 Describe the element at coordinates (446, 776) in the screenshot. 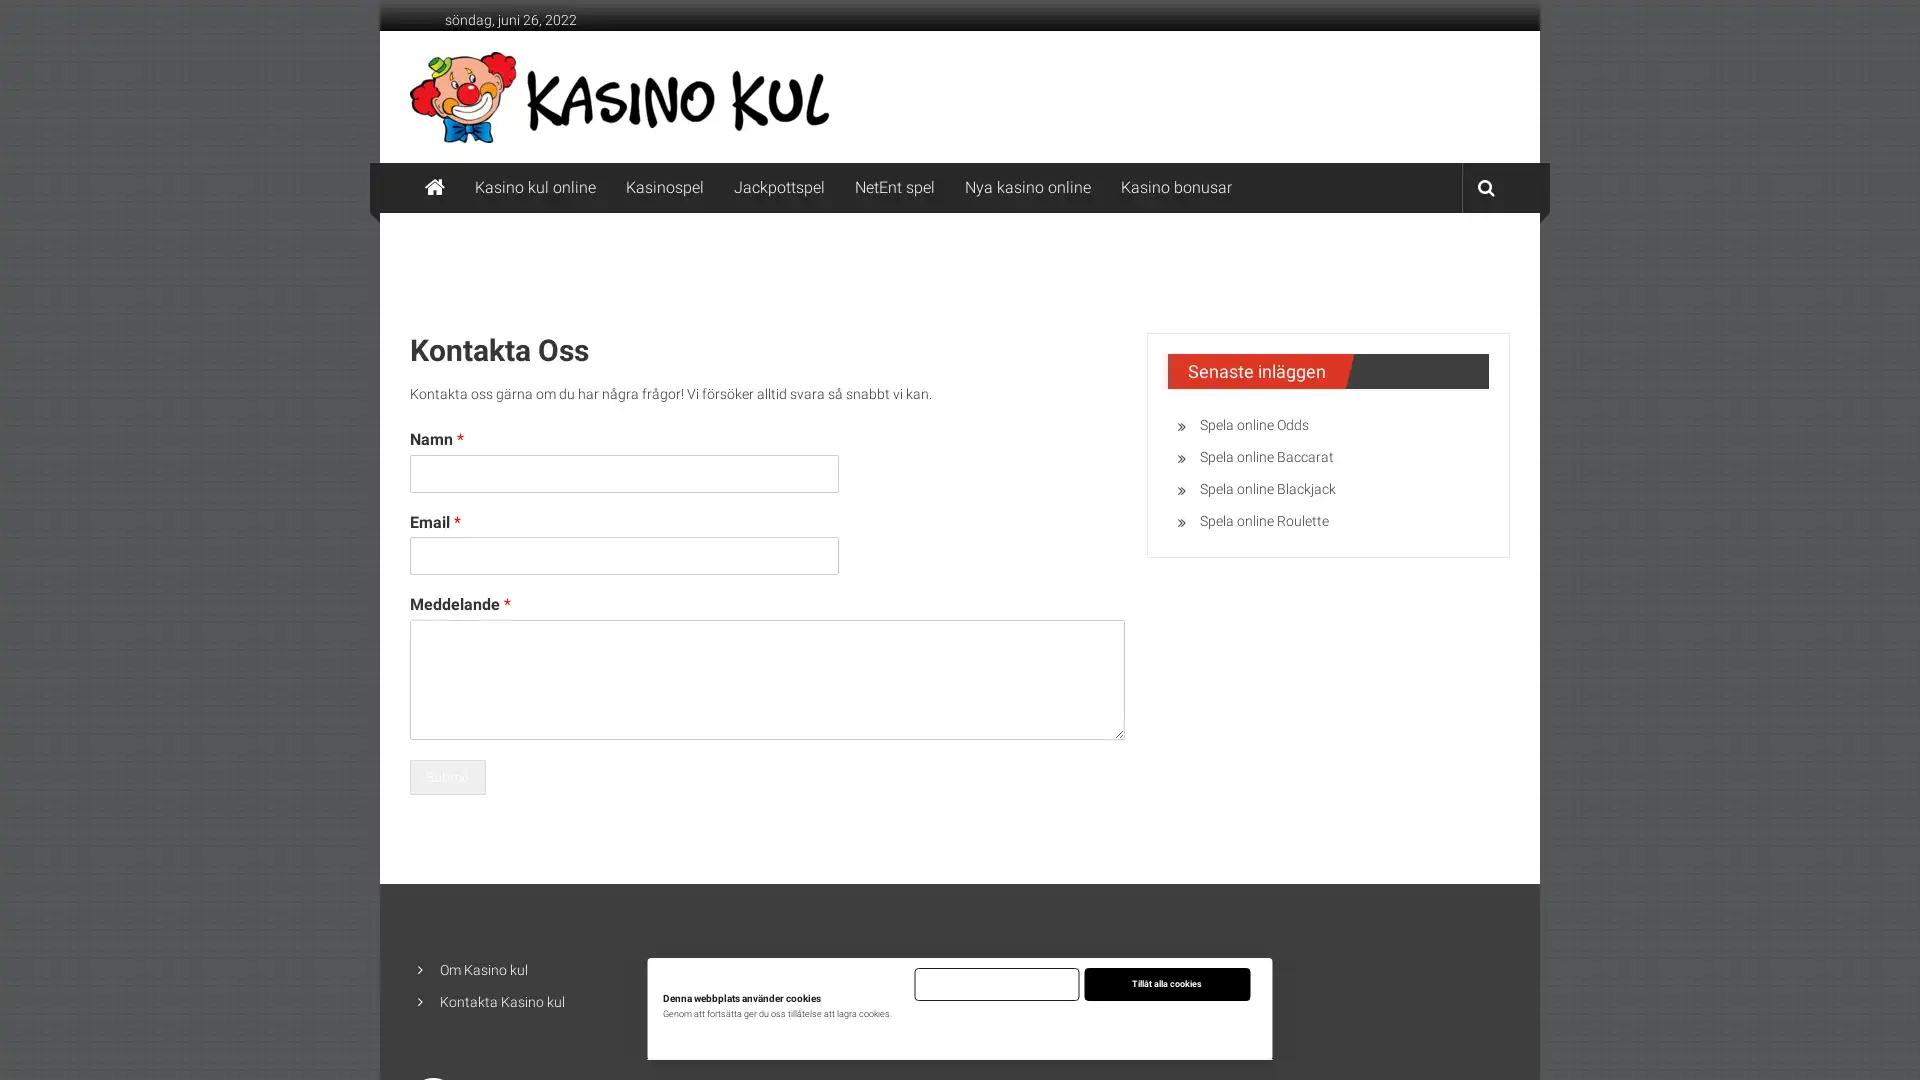

I see `Submit` at that location.